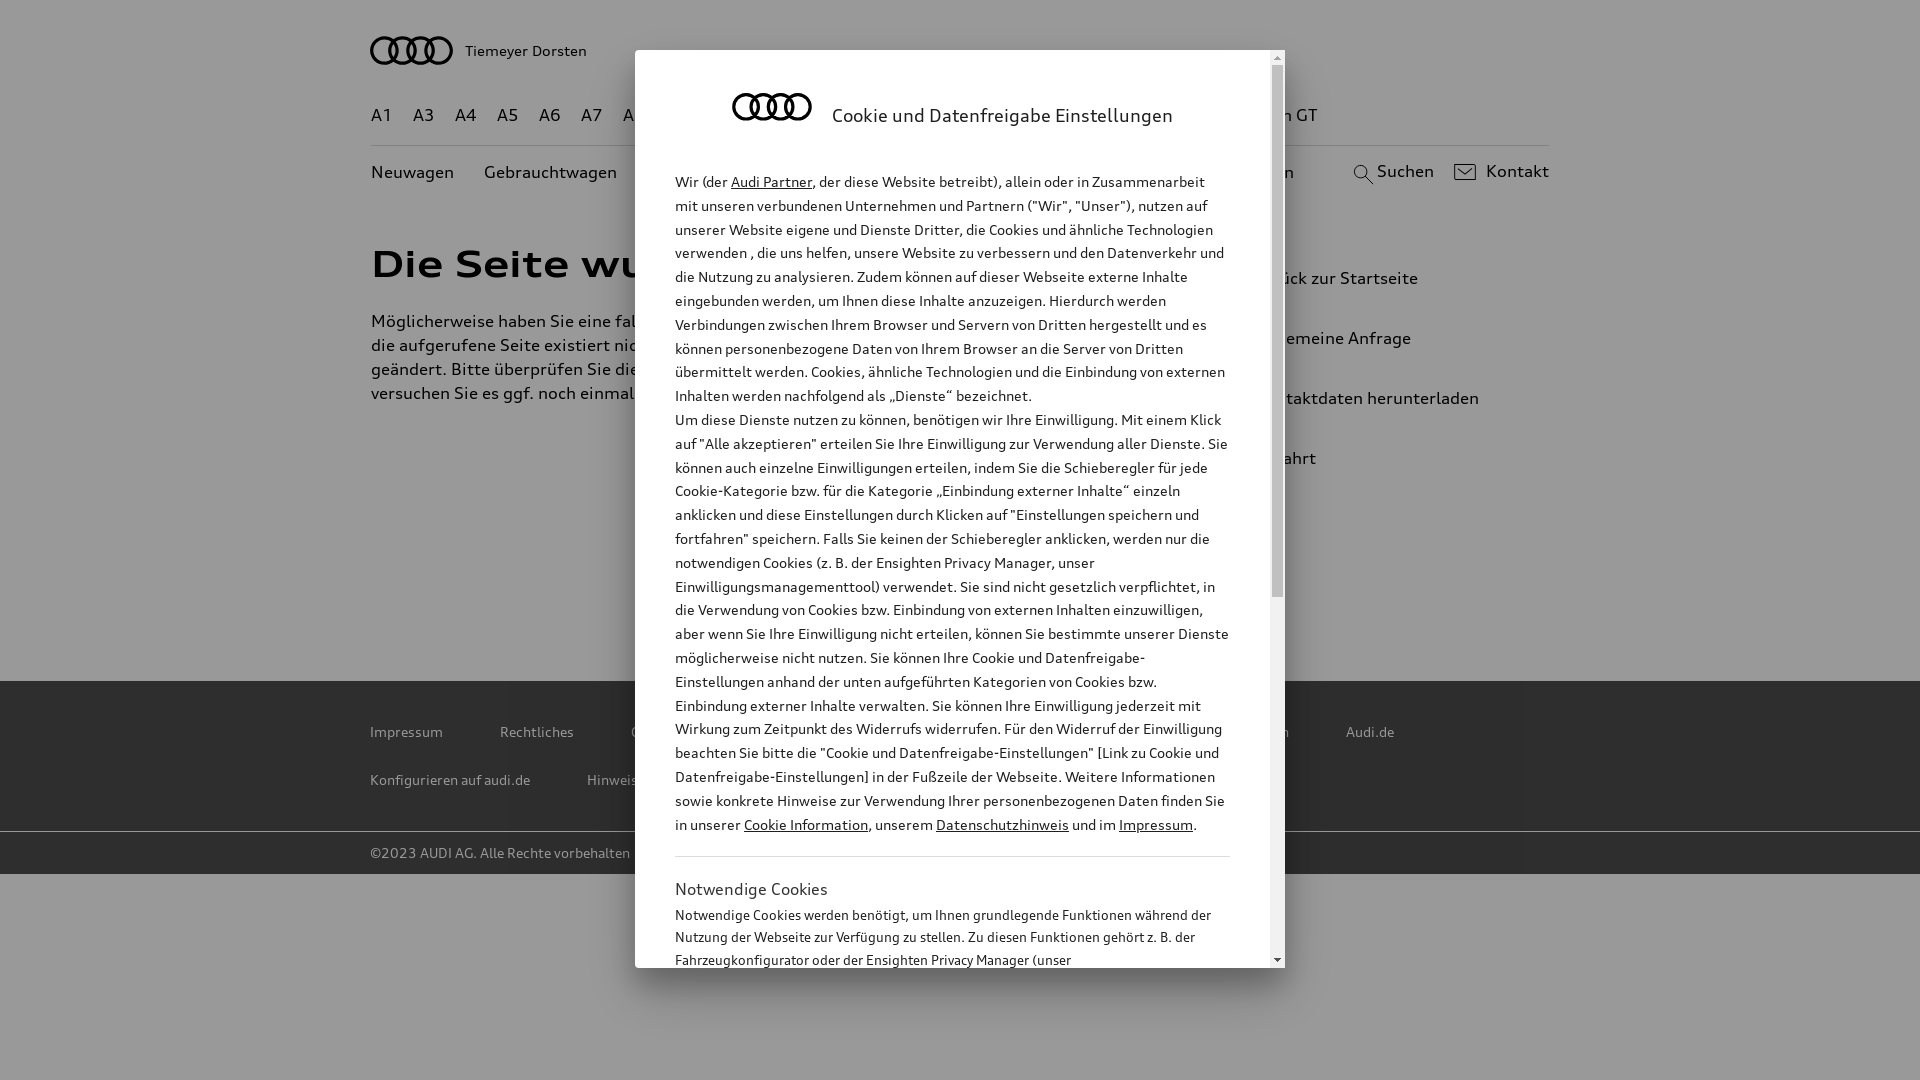  Describe the element at coordinates (550, 171) in the screenshot. I see `'Gebrauchtwagen'` at that location.